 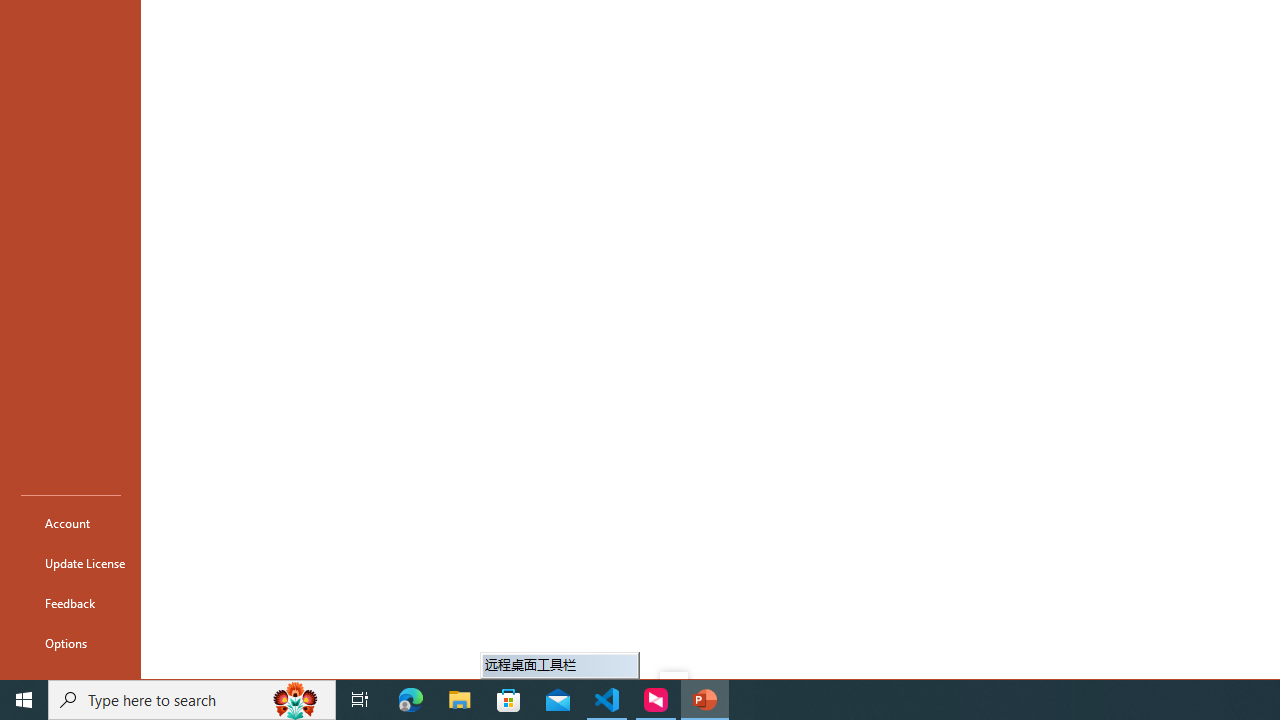 I want to click on 'Account', so click(x=71, y=522).